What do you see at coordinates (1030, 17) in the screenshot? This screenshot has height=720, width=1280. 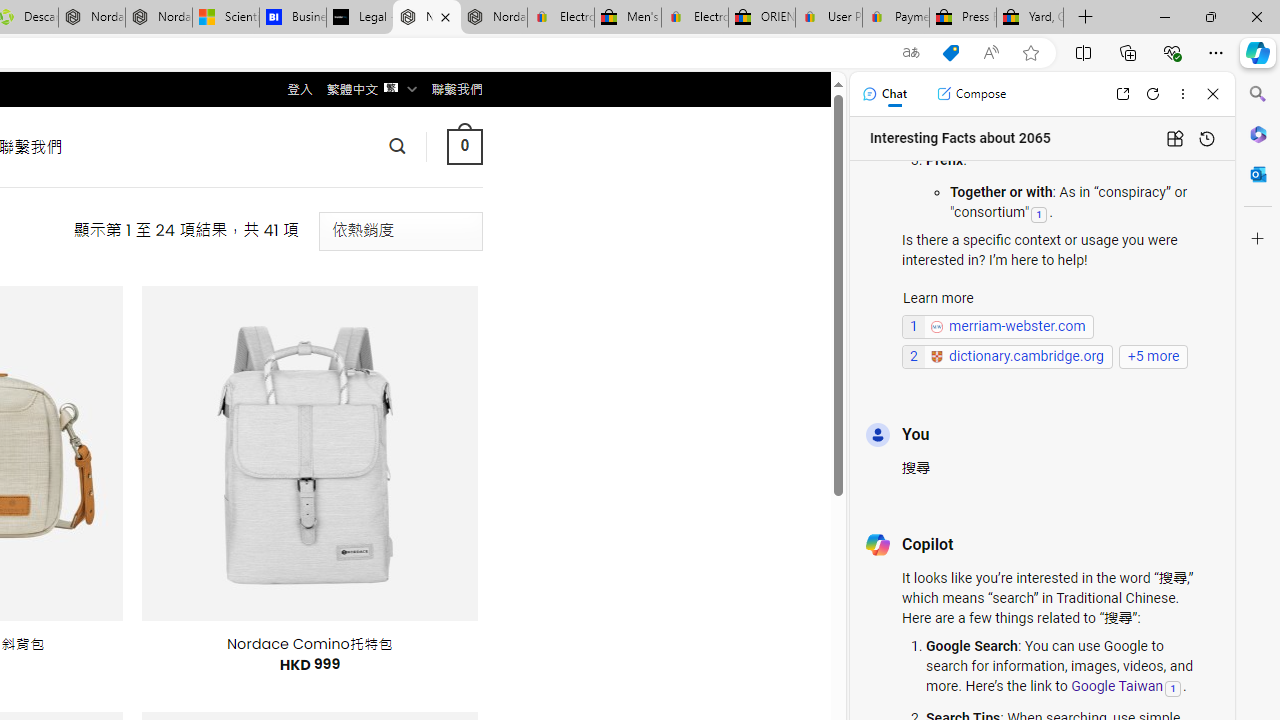 I see `'Yard, Garden & Outdoor Living'` at bounding box center [1030, 17].